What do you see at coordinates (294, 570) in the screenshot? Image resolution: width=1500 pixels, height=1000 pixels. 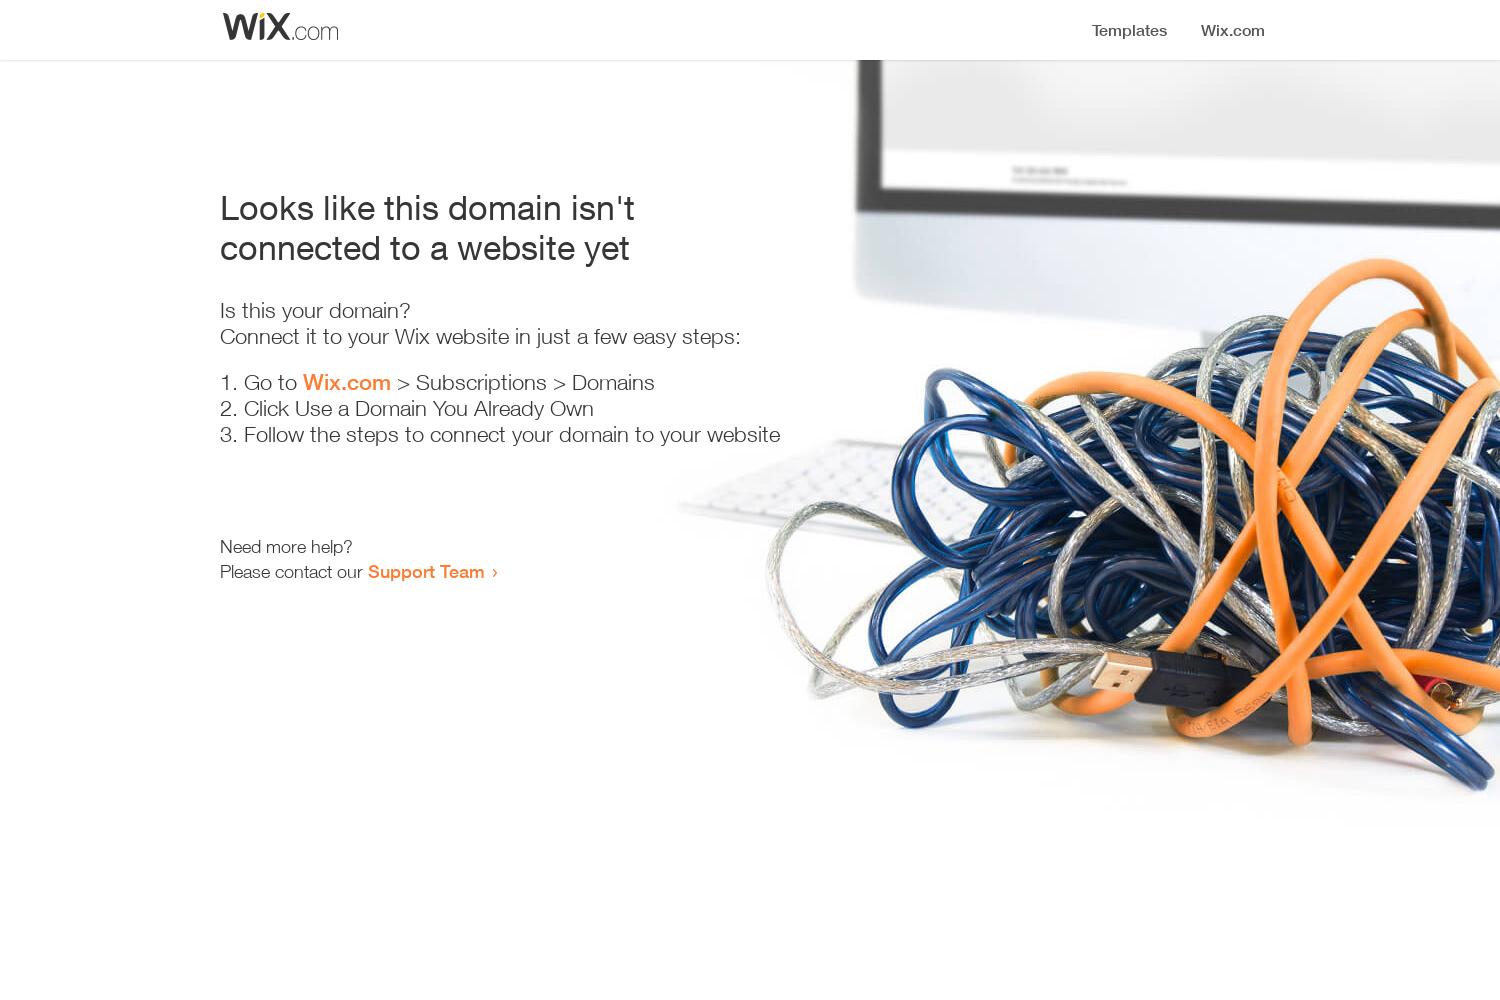 I see `'Please contact our'` at bounding box center [294, 570].